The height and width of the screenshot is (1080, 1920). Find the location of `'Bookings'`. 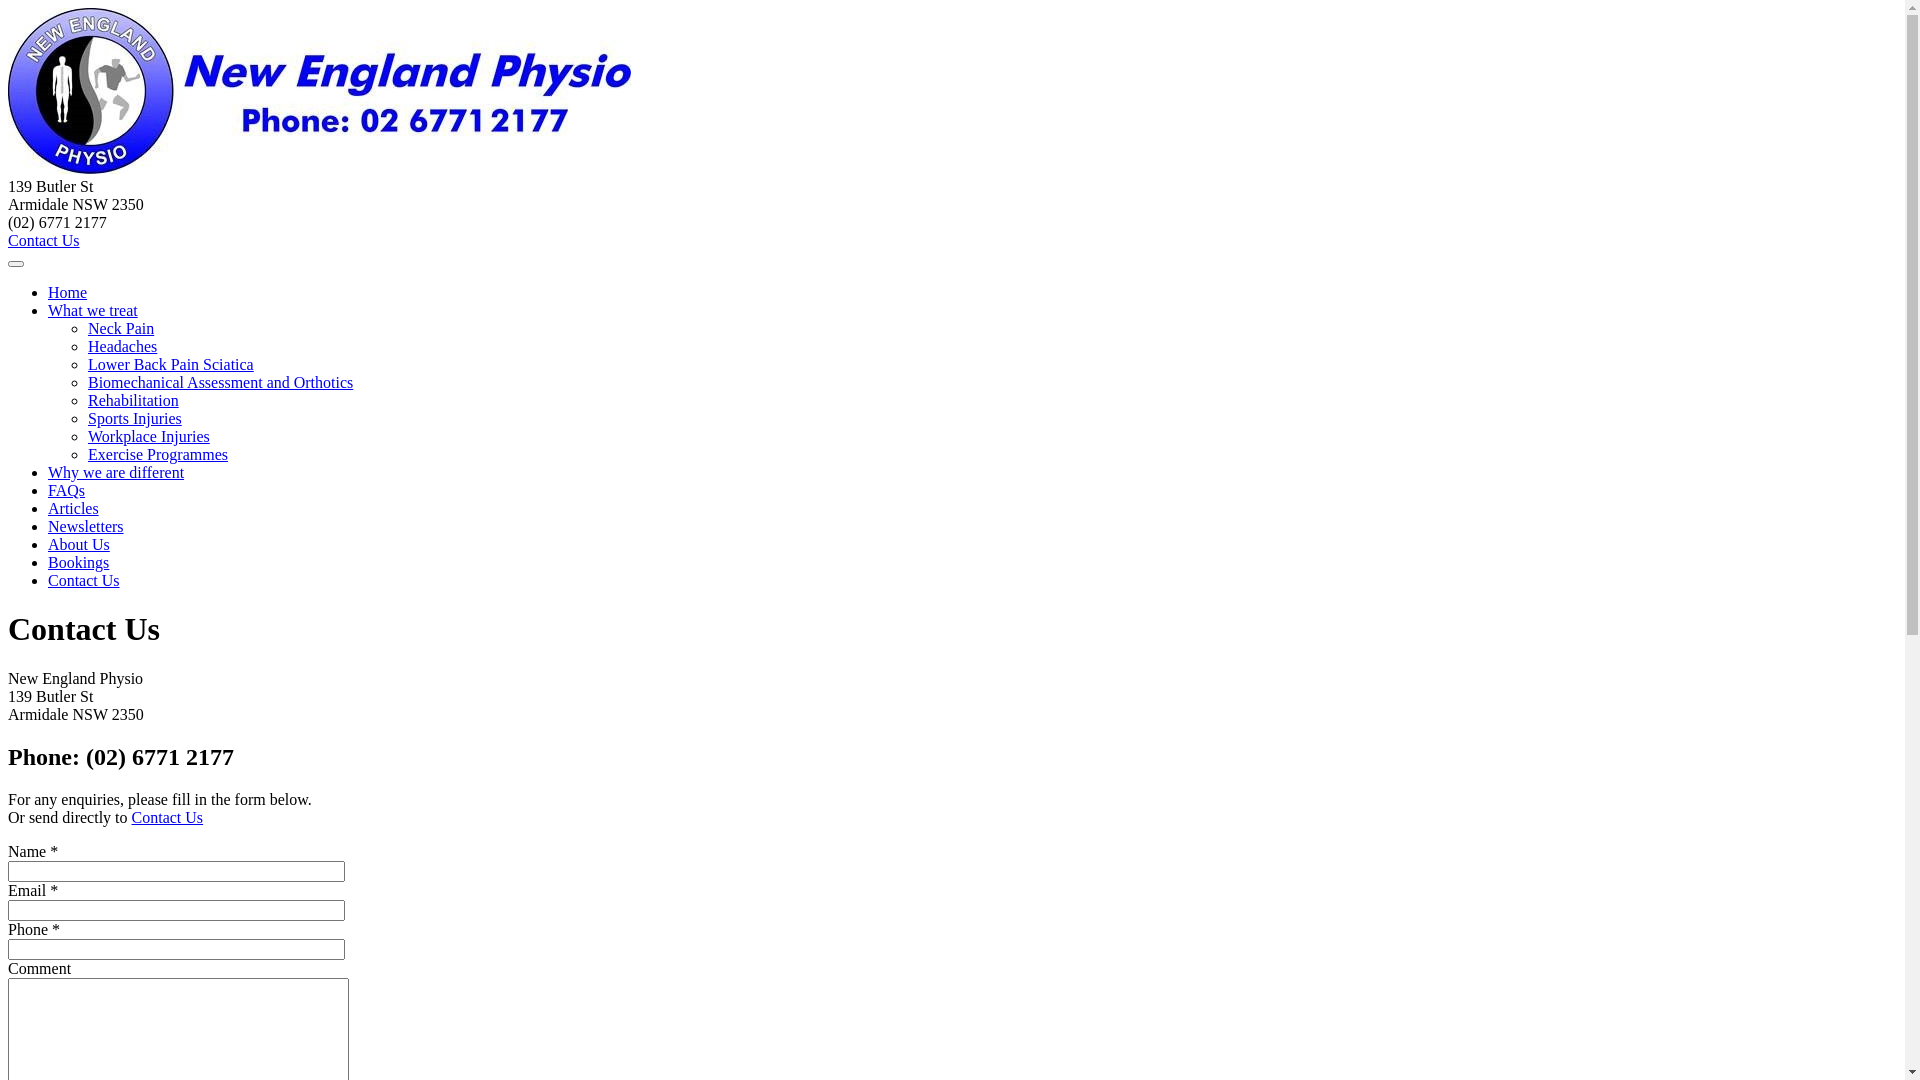

'Bookings' is located at coordinates (78, 562).